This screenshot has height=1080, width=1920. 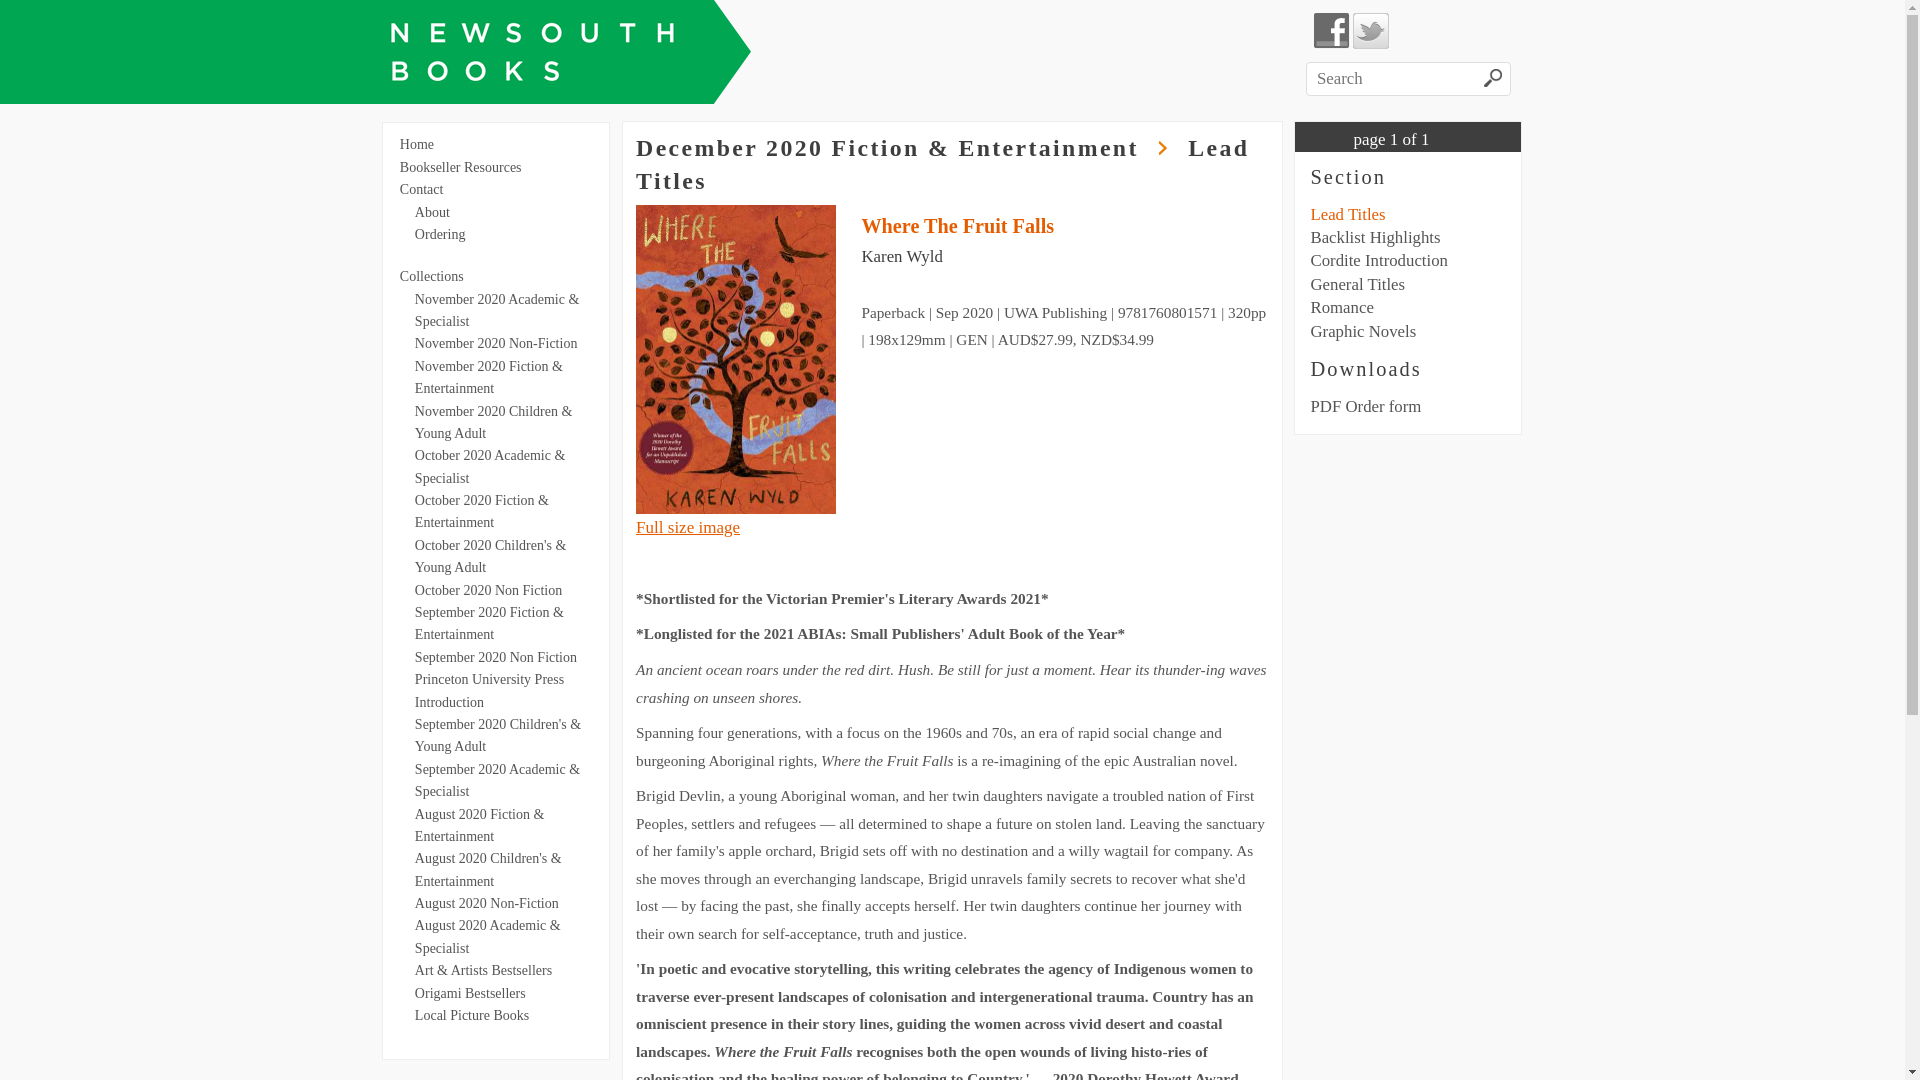 What do you see at coordinates (431, 276) in the screenshot?
I see `'Collections'` at bounding box center [431, 276].